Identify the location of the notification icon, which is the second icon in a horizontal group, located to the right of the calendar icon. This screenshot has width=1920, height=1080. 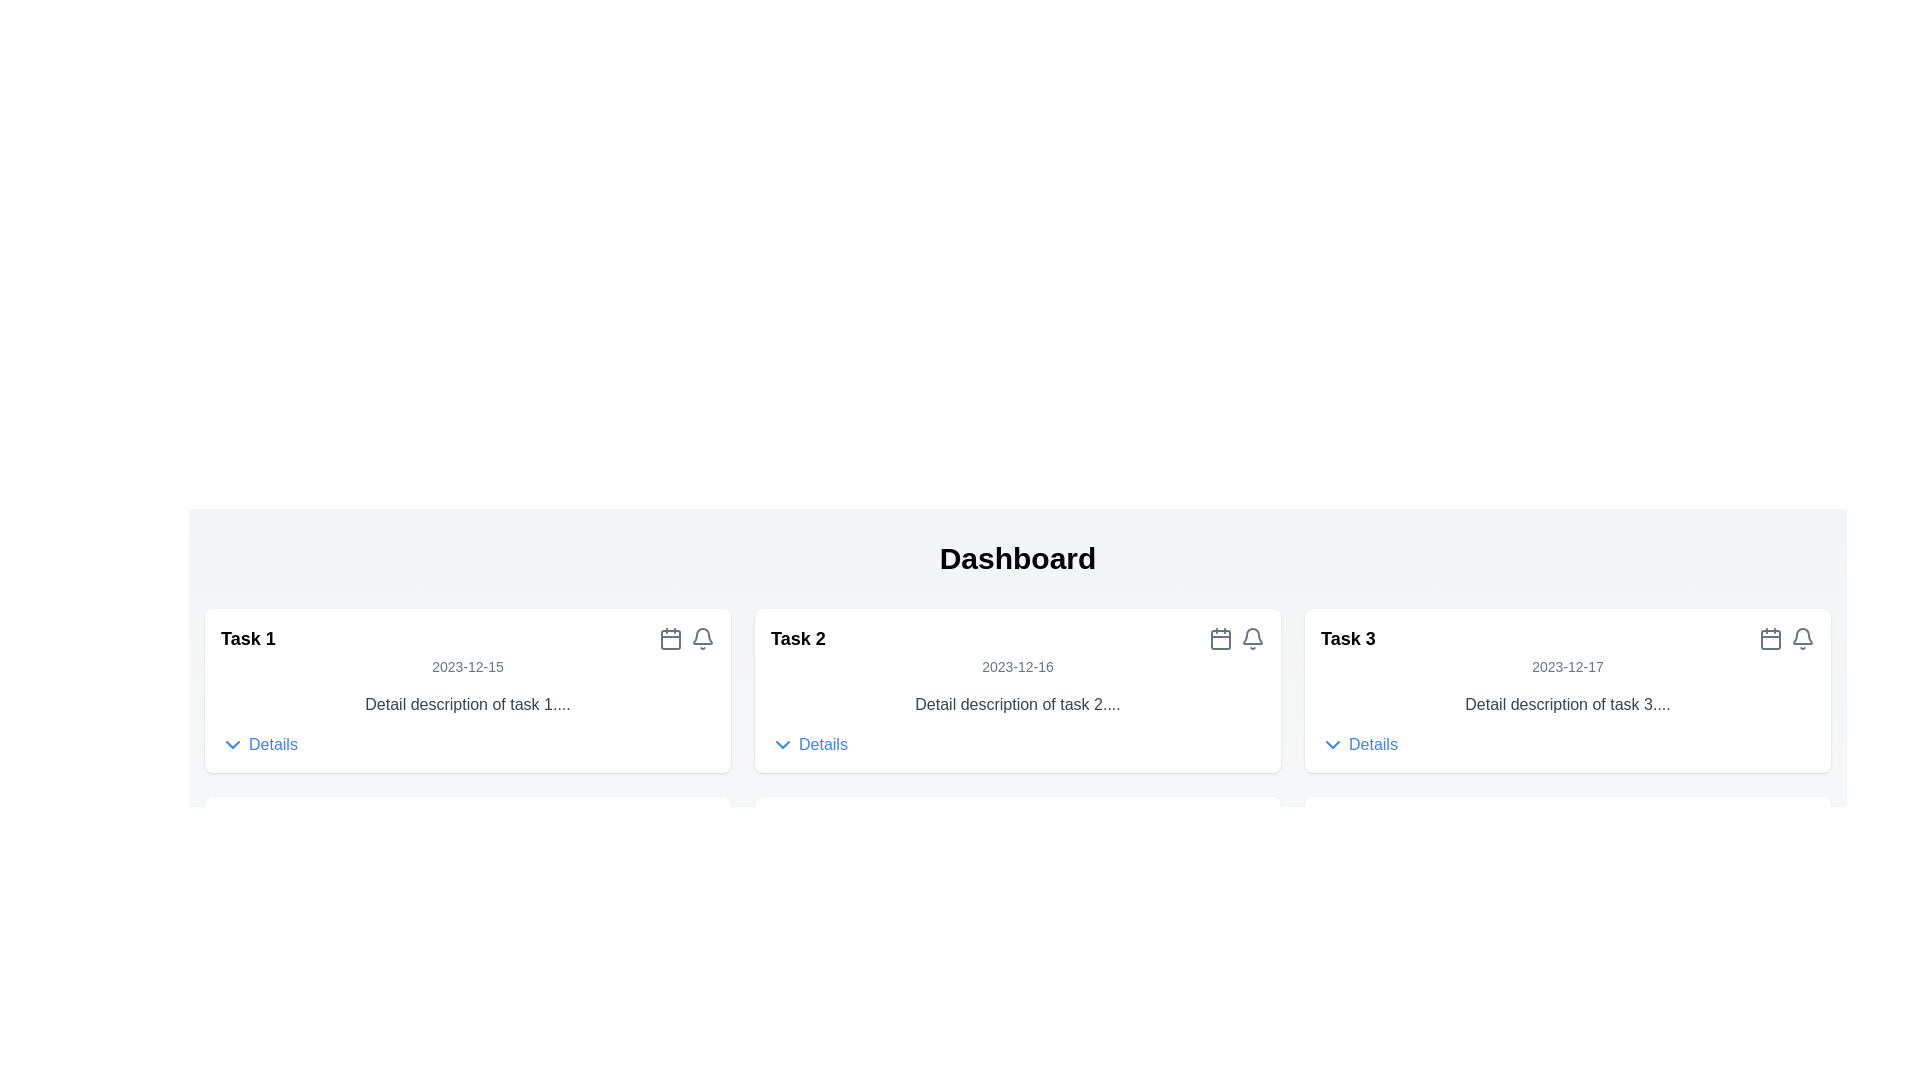
(1803, 639).